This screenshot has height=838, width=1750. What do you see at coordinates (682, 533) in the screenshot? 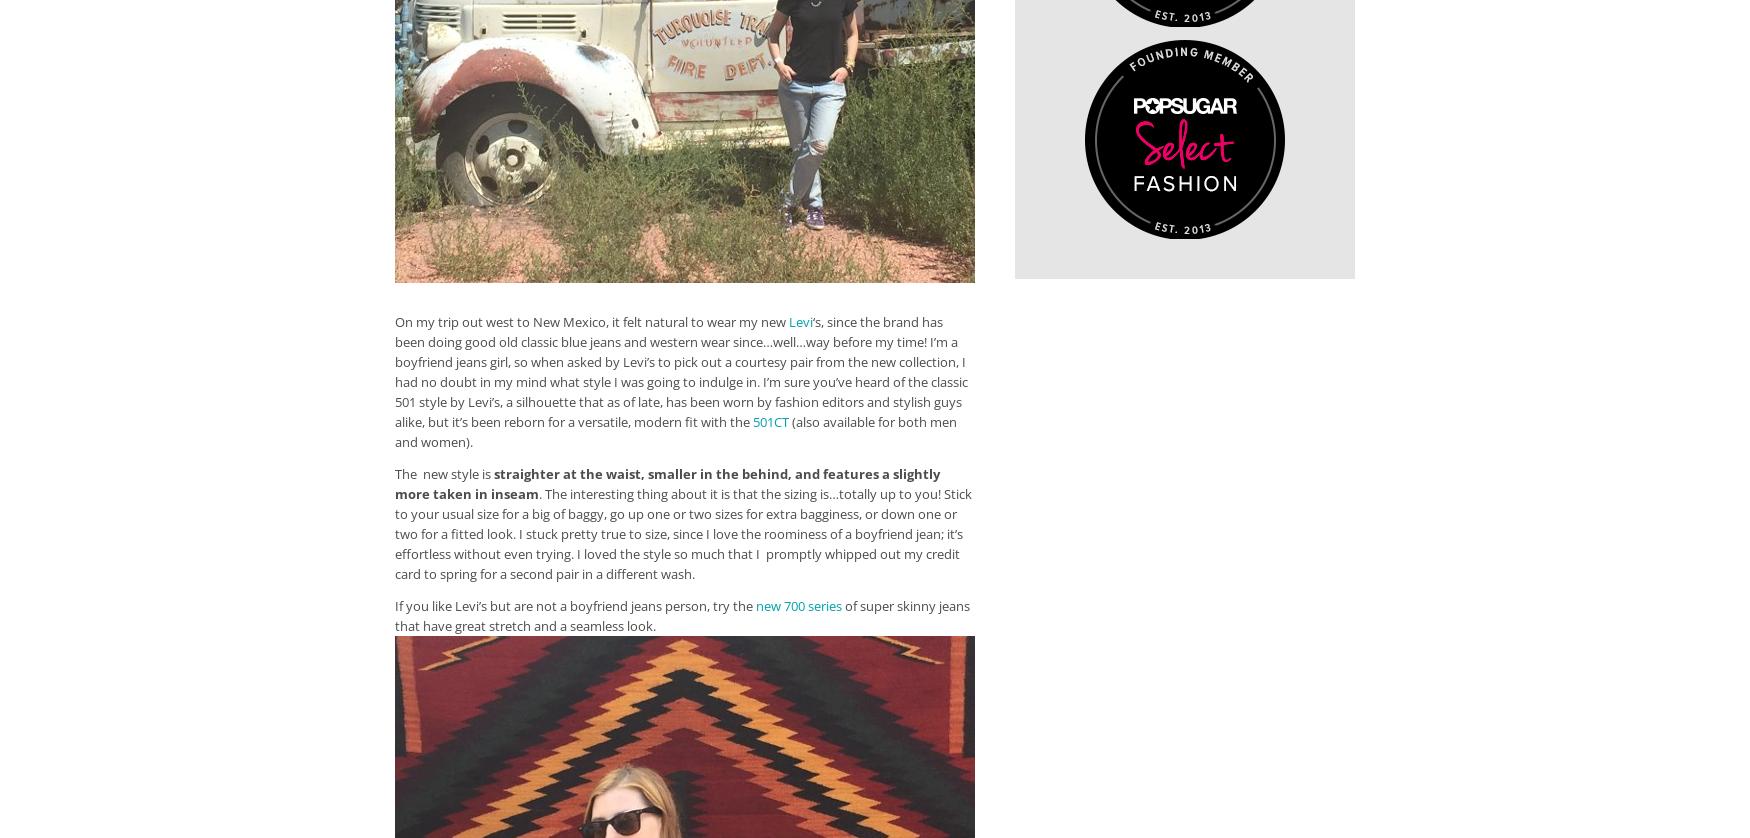
I see `'. The interesting thing about it is that the sizing is…totally up to you! Stick to your usual size for a big of baggy, go up one or two sizes for extra bagginess, or down one or two for a fitted look. I stuck pretty true to size, since I love the roominess of a boyfriend jean; it’s effortless without even trying. I loved the style so much that I  promptly whipped out my credit card to spring for a second pair in a different wash.'` at bounding box center [682, 533].